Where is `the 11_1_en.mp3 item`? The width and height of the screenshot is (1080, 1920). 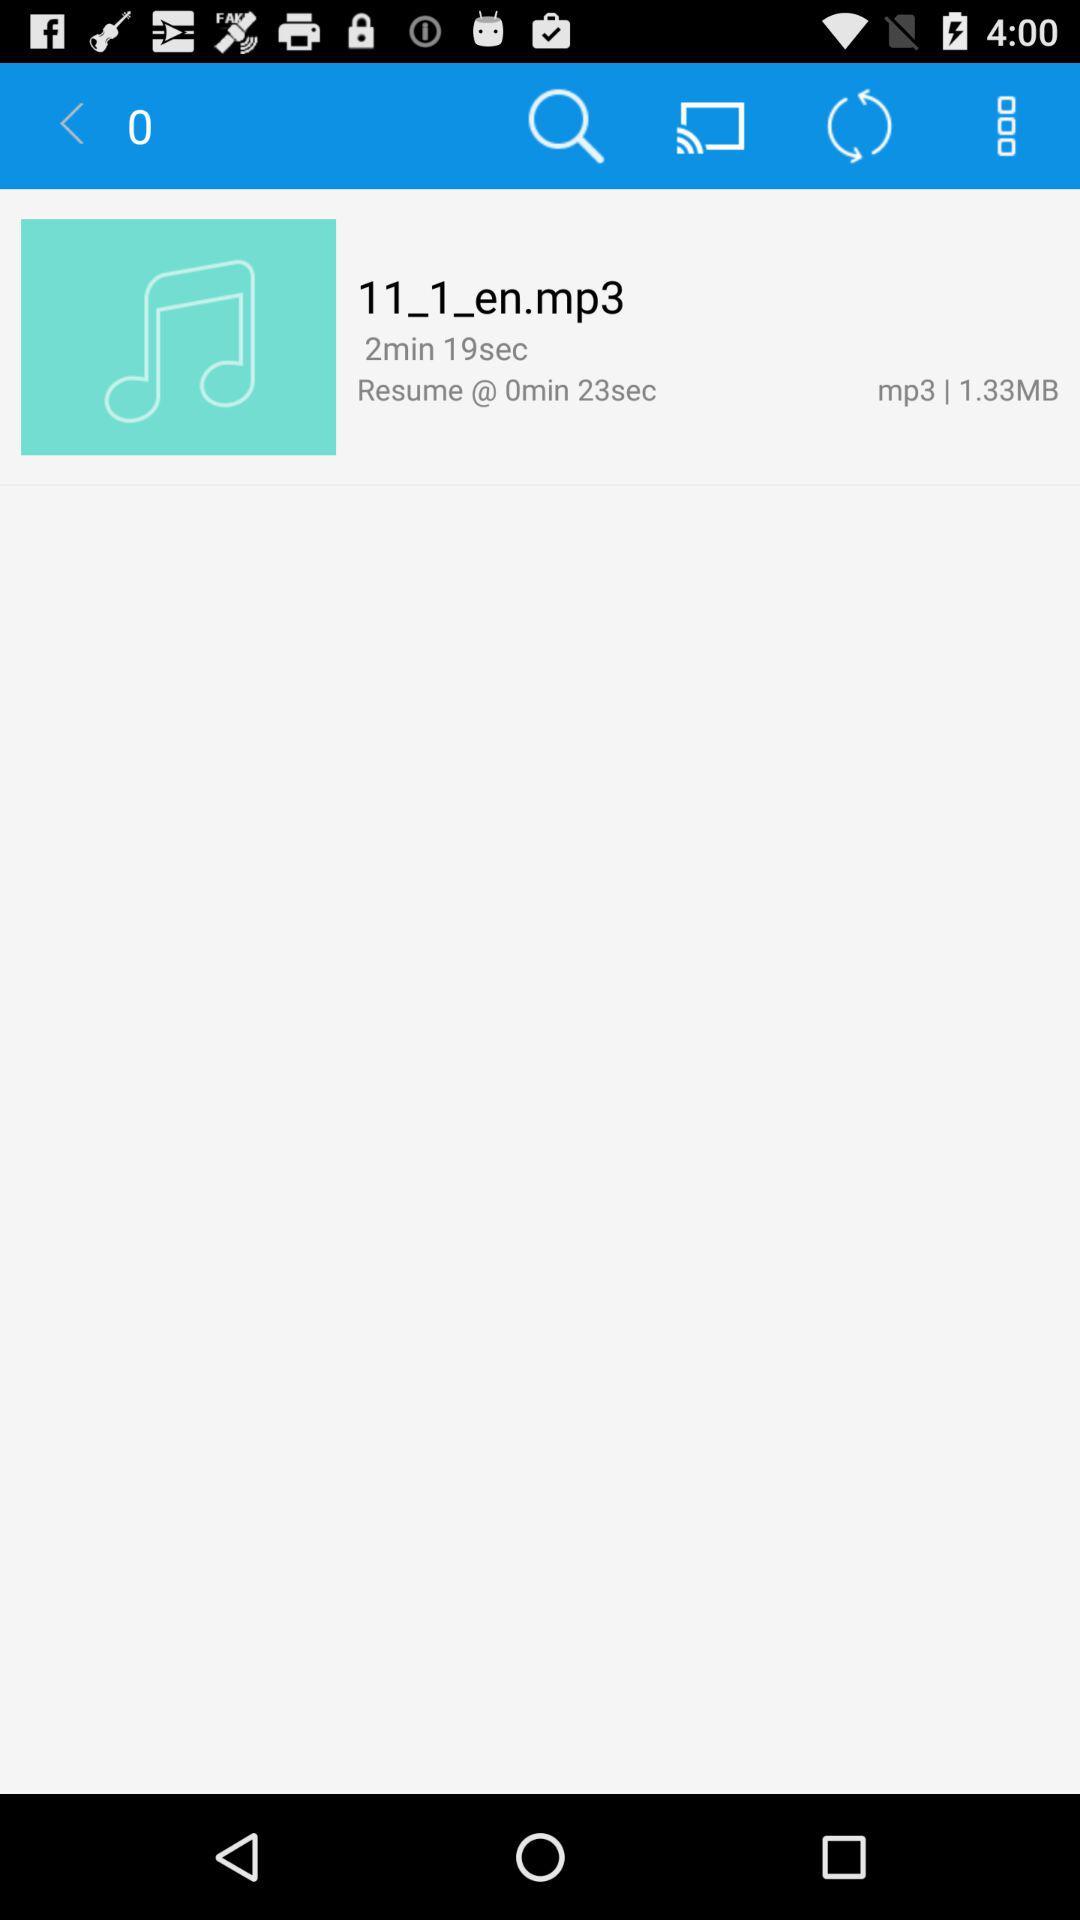 the 11_1_en.mp3 item is located at coordinates (491, 294).